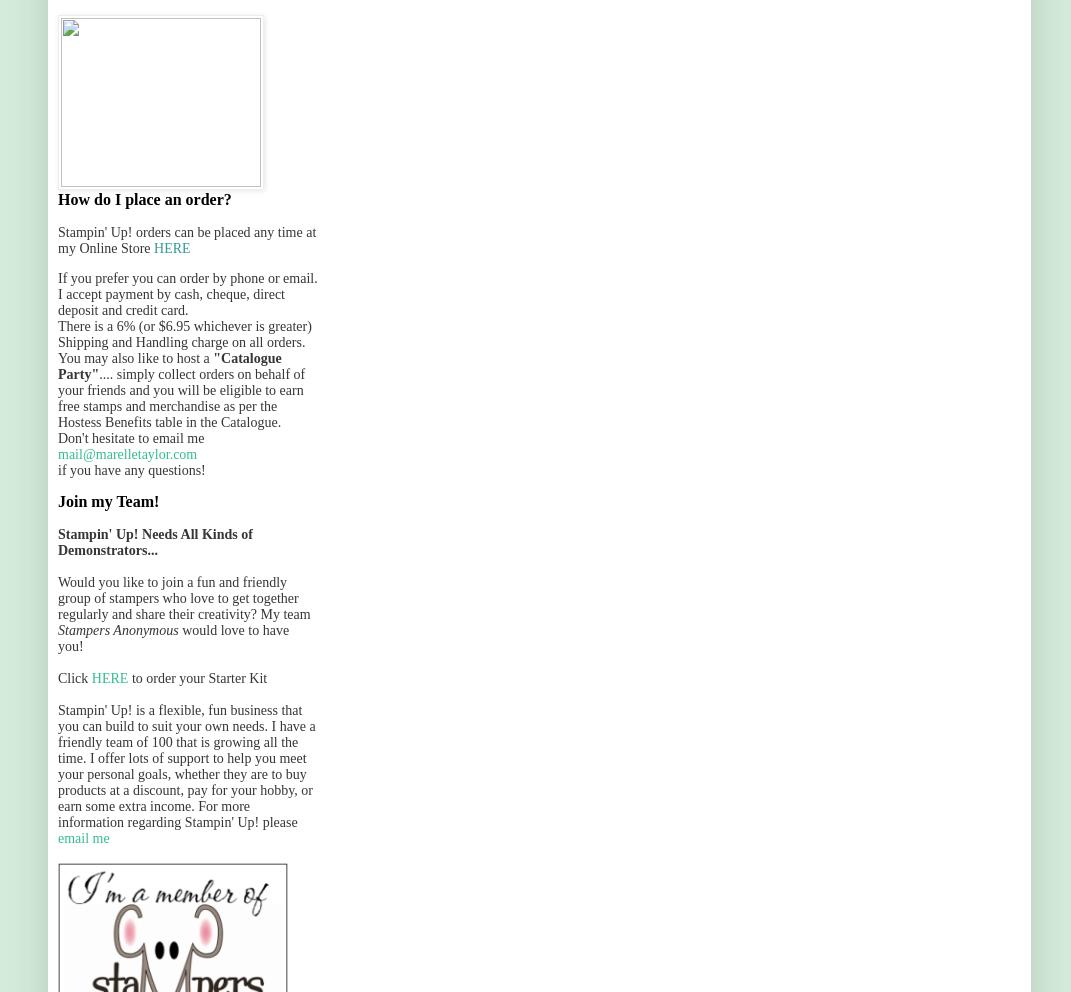 This screenshot has width=1071, height=992. I want to click on 'mail@marelletaylor.com', so click(127, 453).